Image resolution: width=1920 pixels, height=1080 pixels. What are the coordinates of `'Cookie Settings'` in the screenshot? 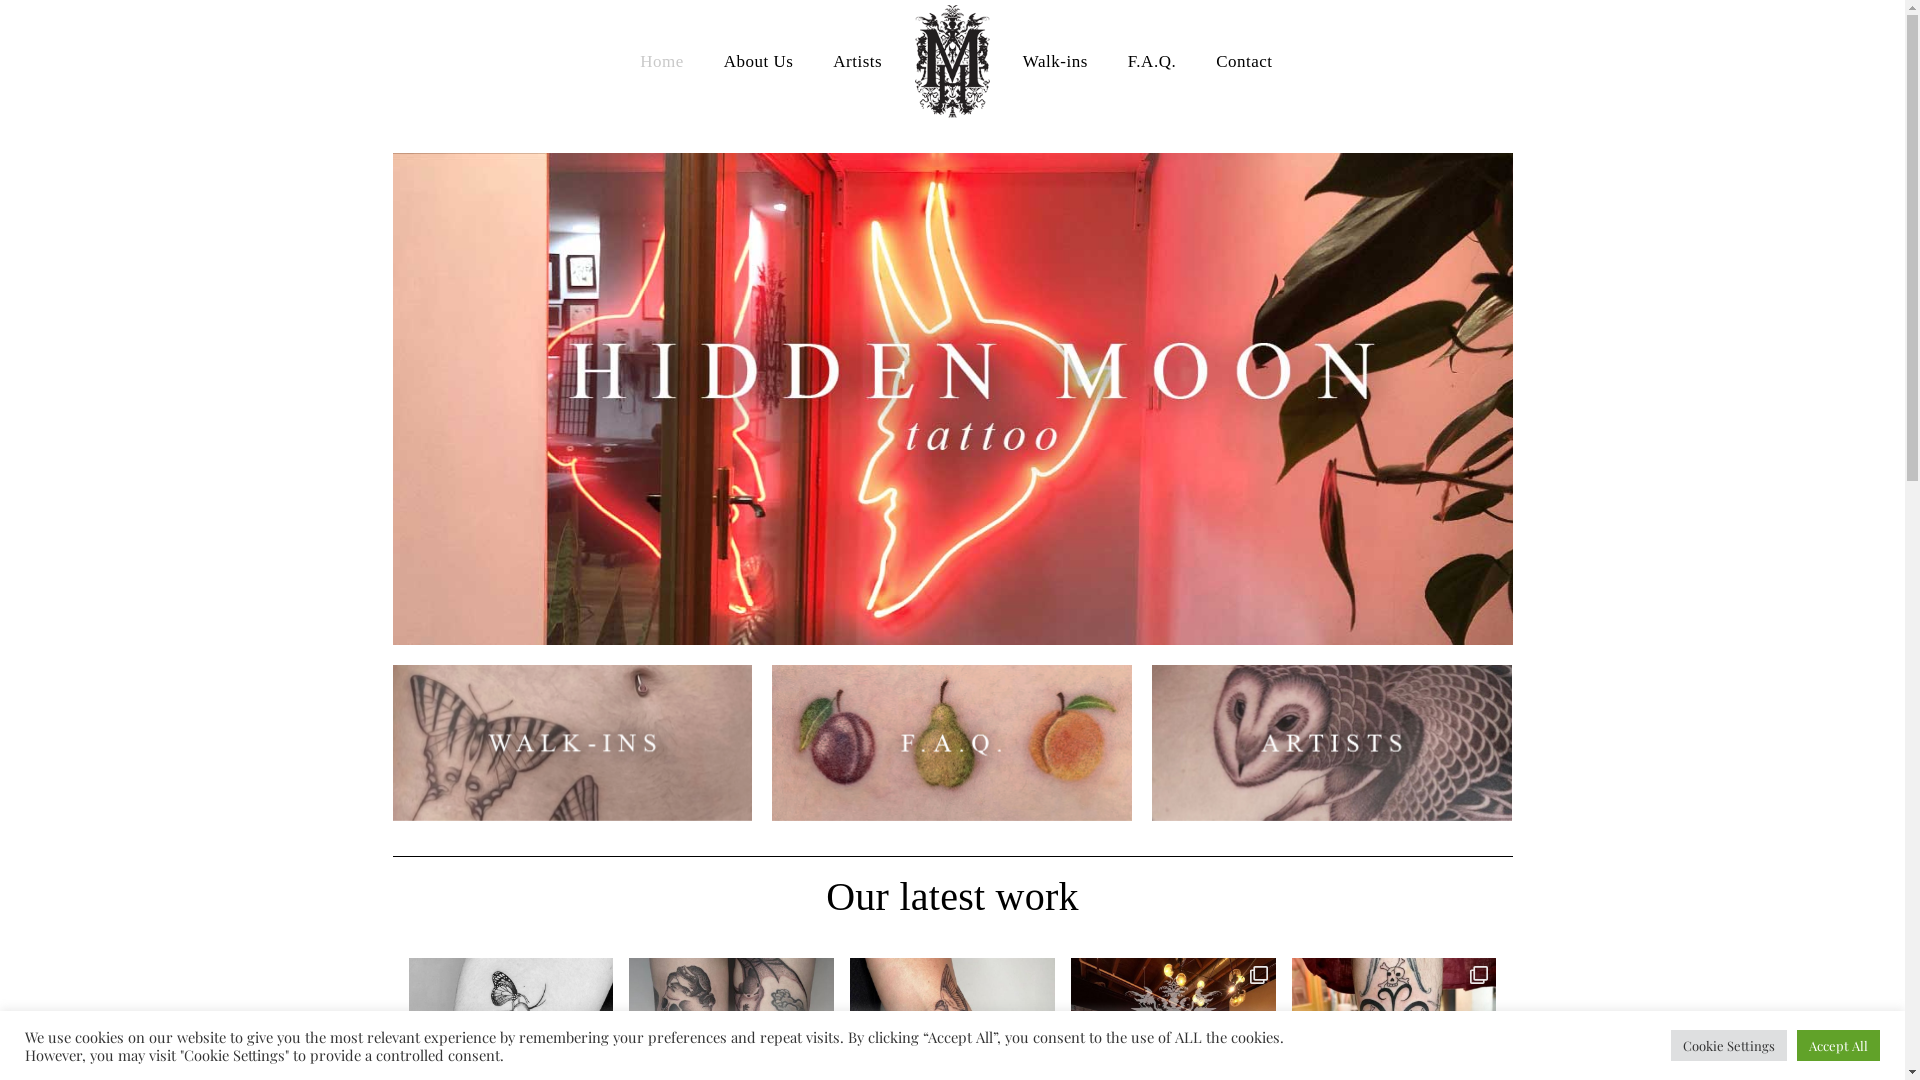 It's located at (1670, 1044).